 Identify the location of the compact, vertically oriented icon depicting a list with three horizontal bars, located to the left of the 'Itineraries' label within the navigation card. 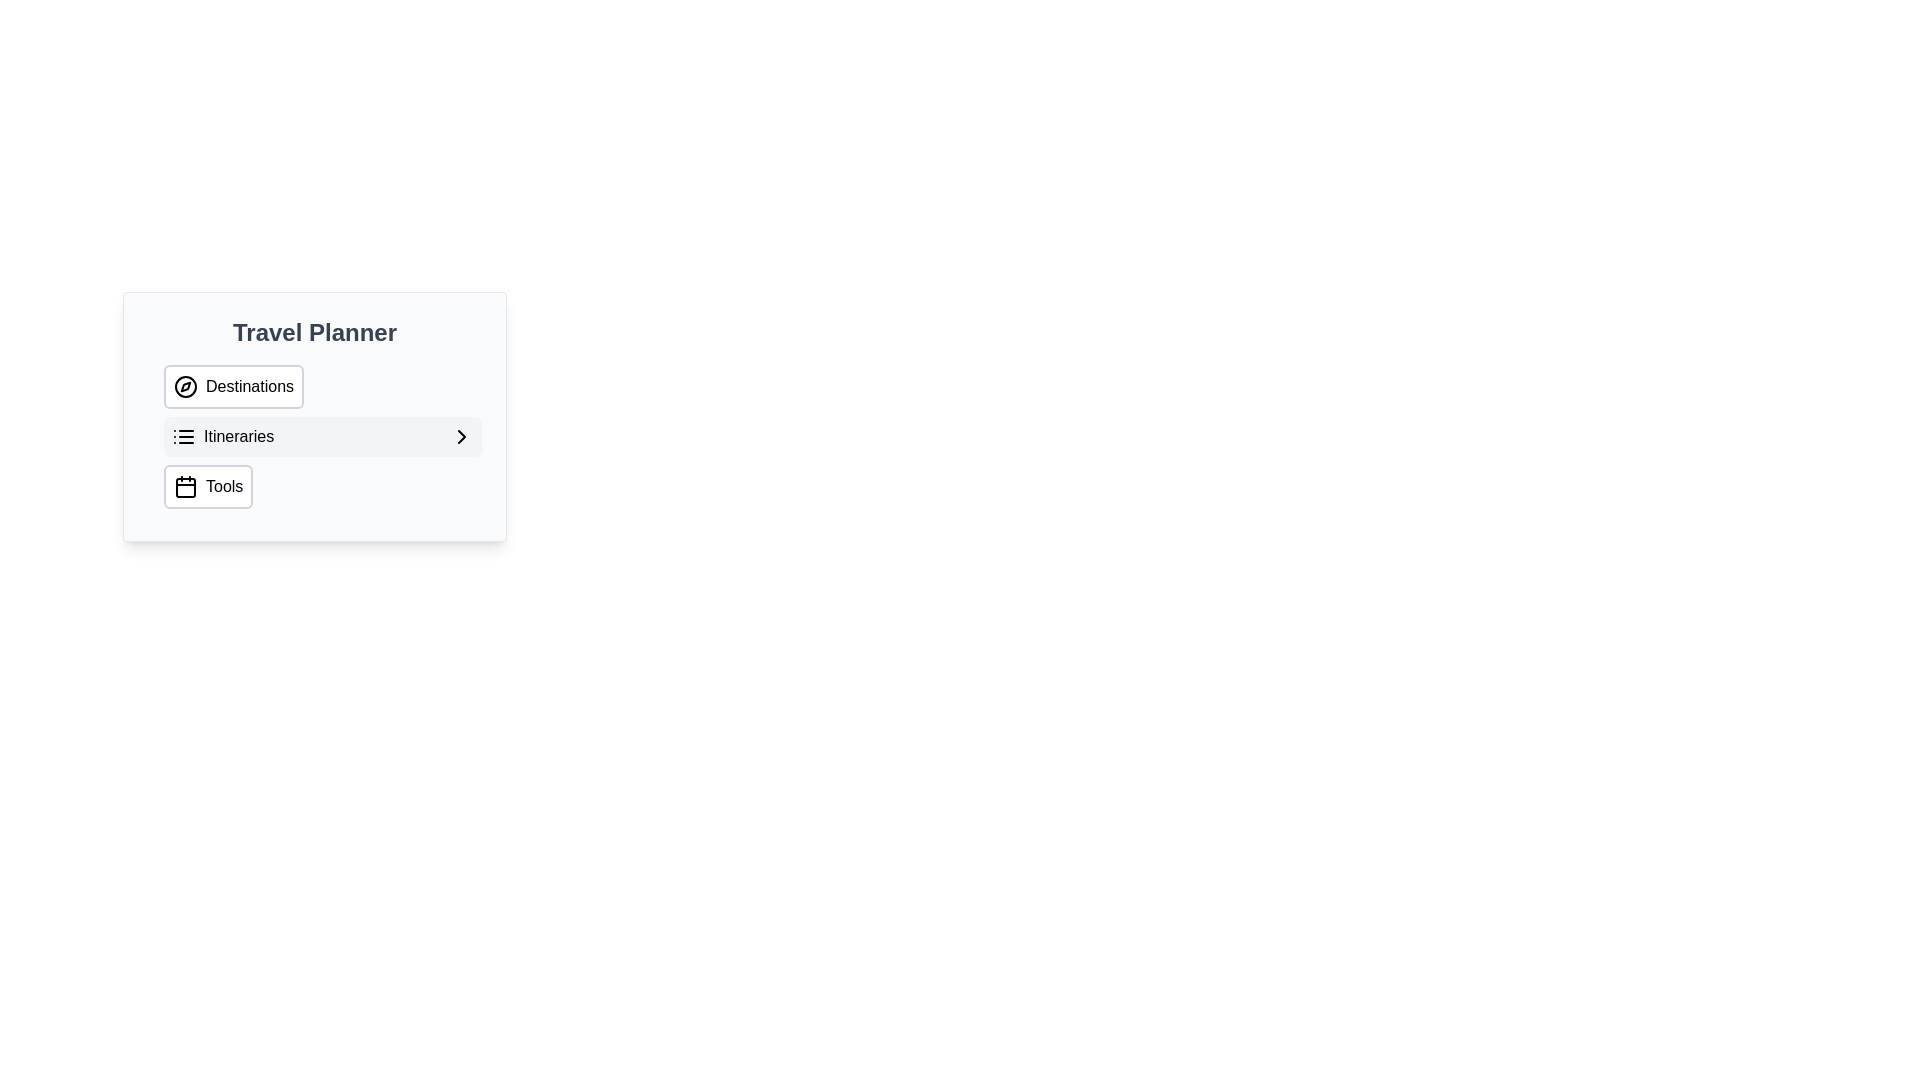
(183, 435).